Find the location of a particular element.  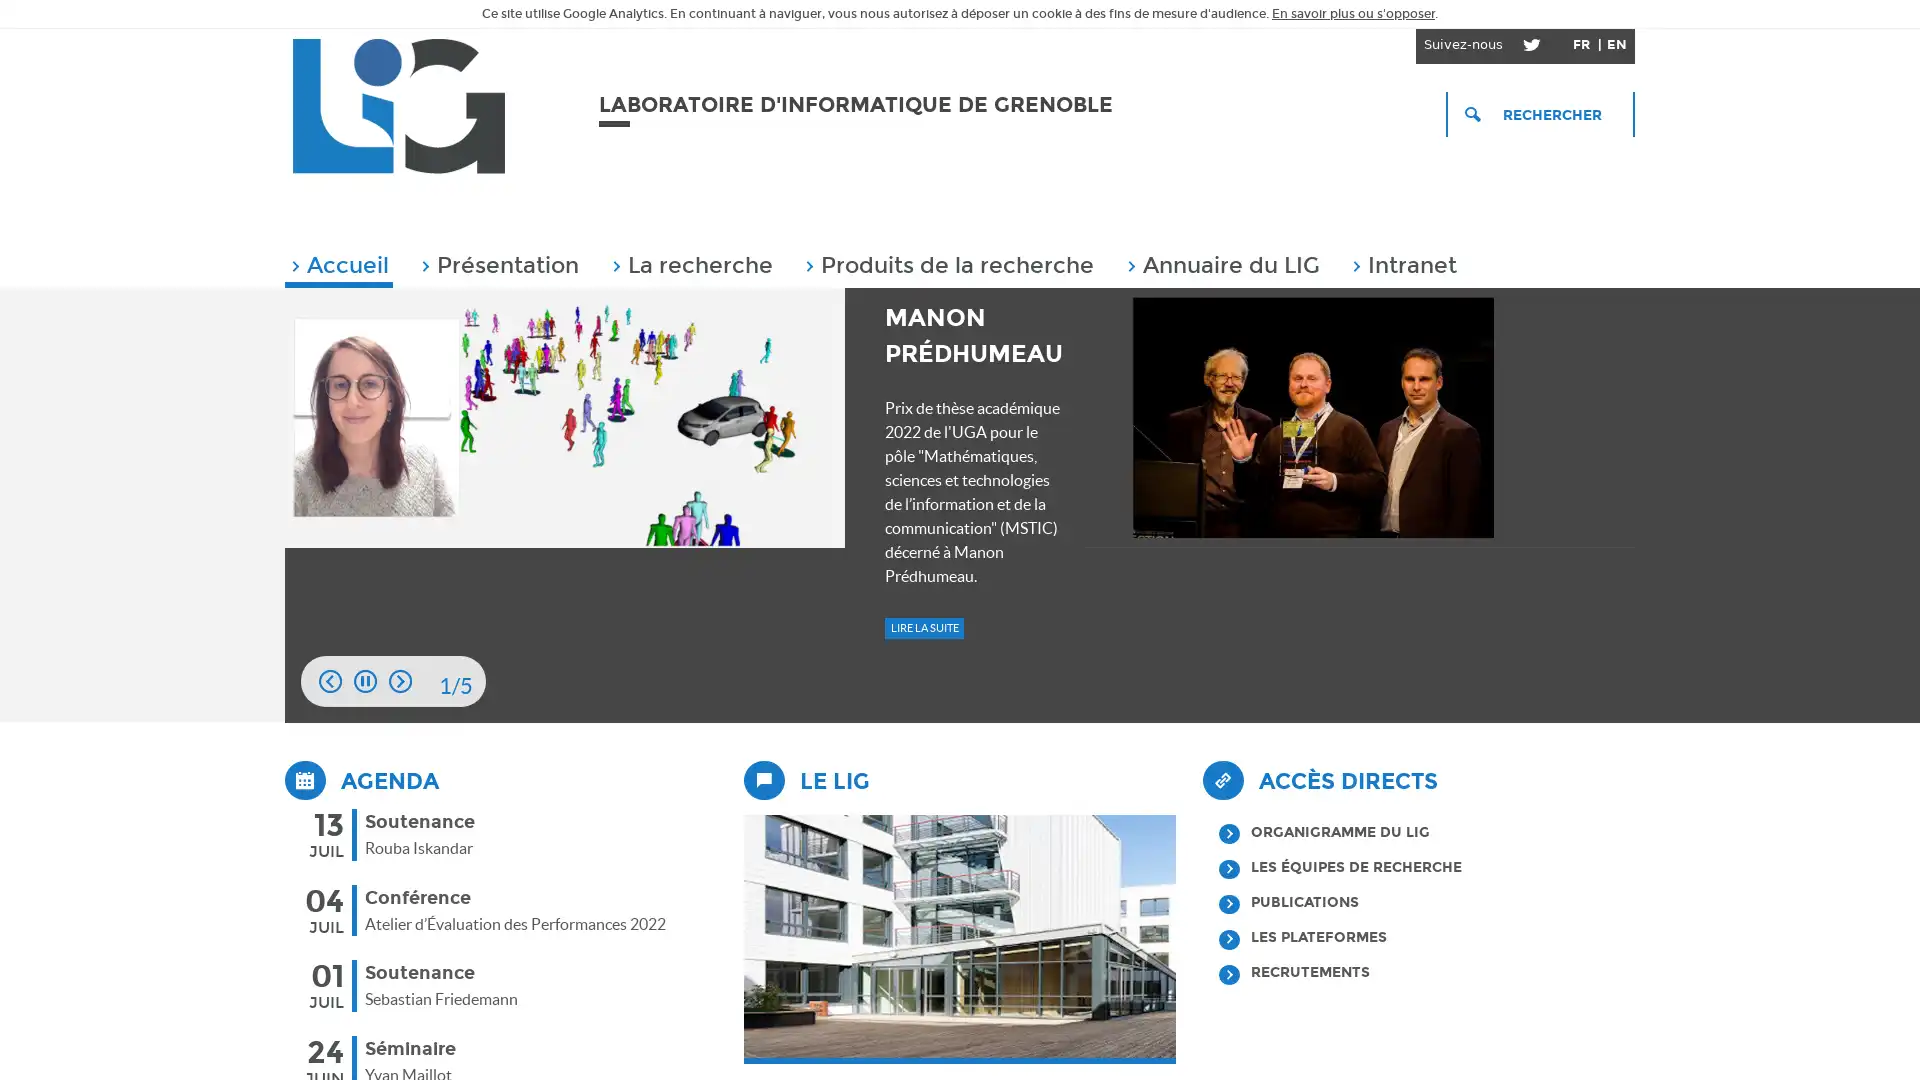

RECHERCHER is located at coordinates (1539, 114).